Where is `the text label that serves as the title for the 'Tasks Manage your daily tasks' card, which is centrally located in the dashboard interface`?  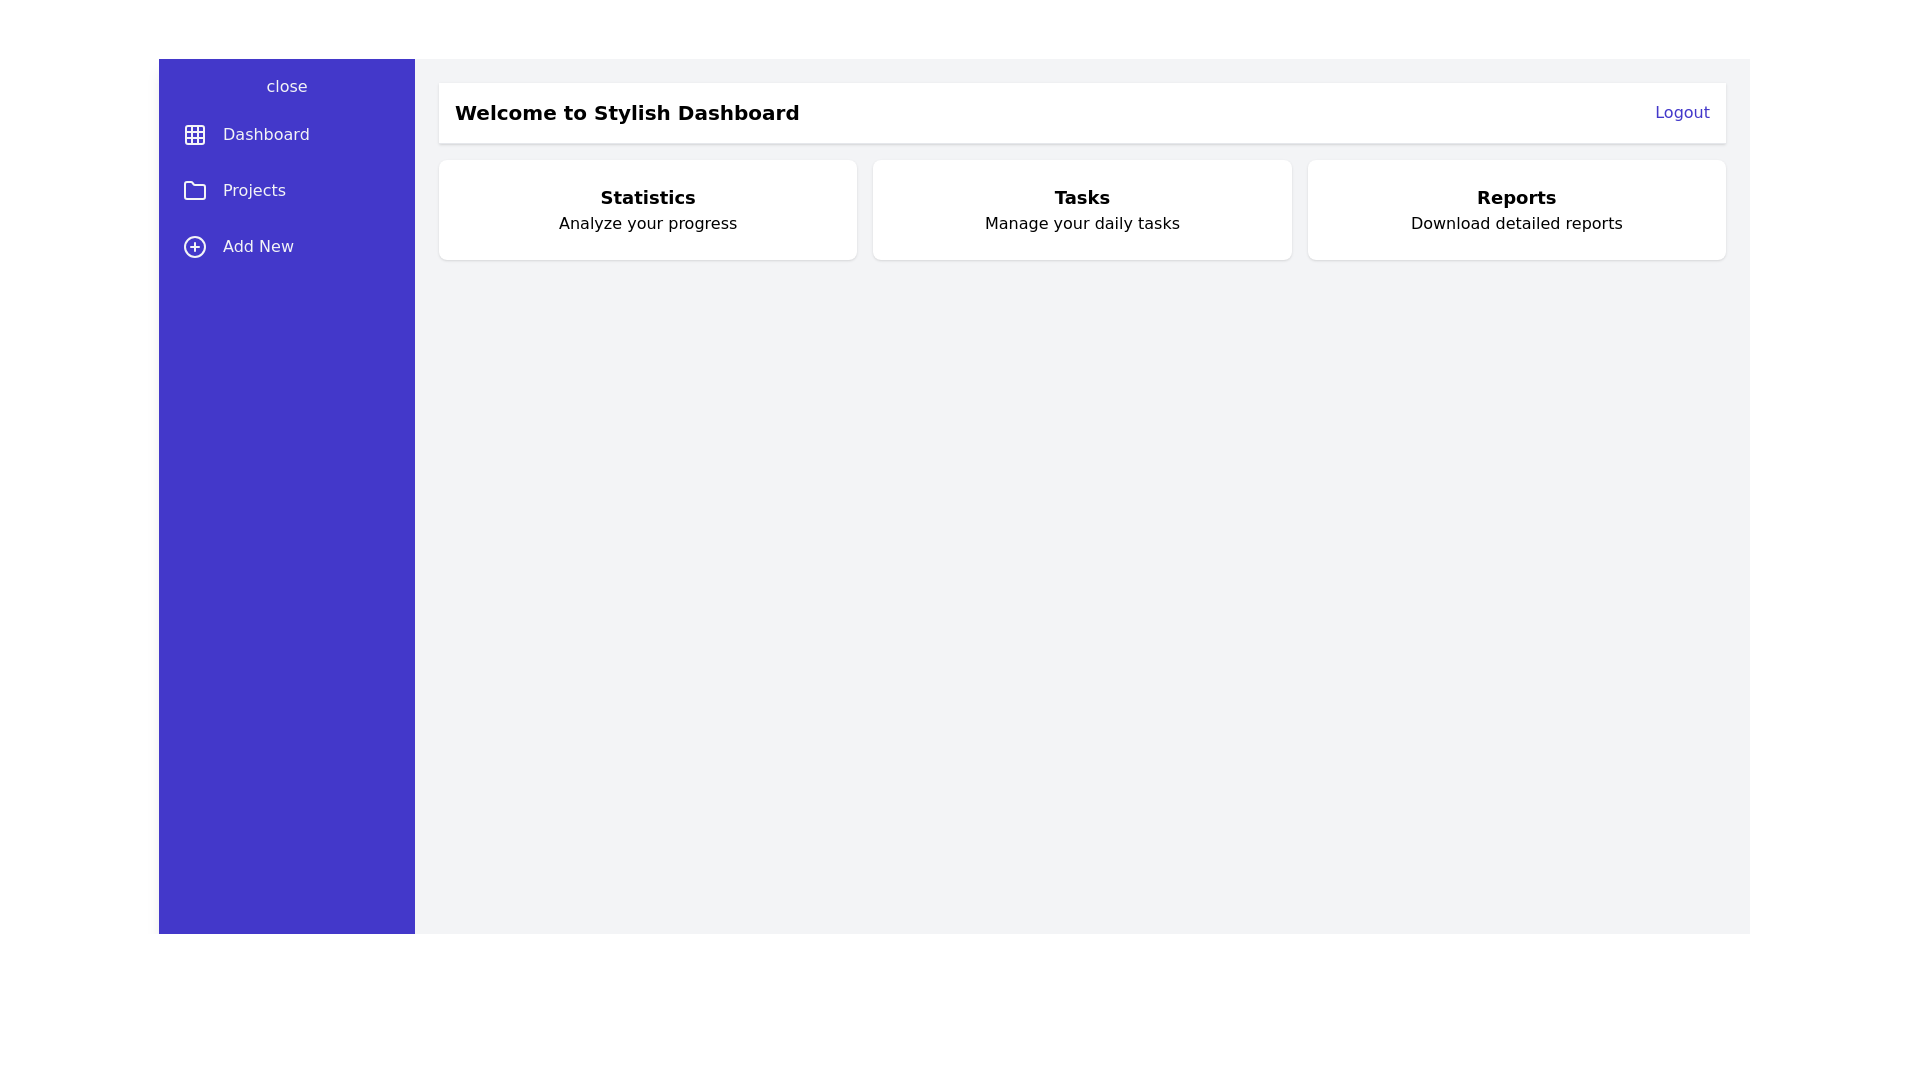
the text label that serves as the title for the 'Tasks Manage your daily tasks' card, which is centrally located in the dashboard interface is located at coordinates (1081, 197).